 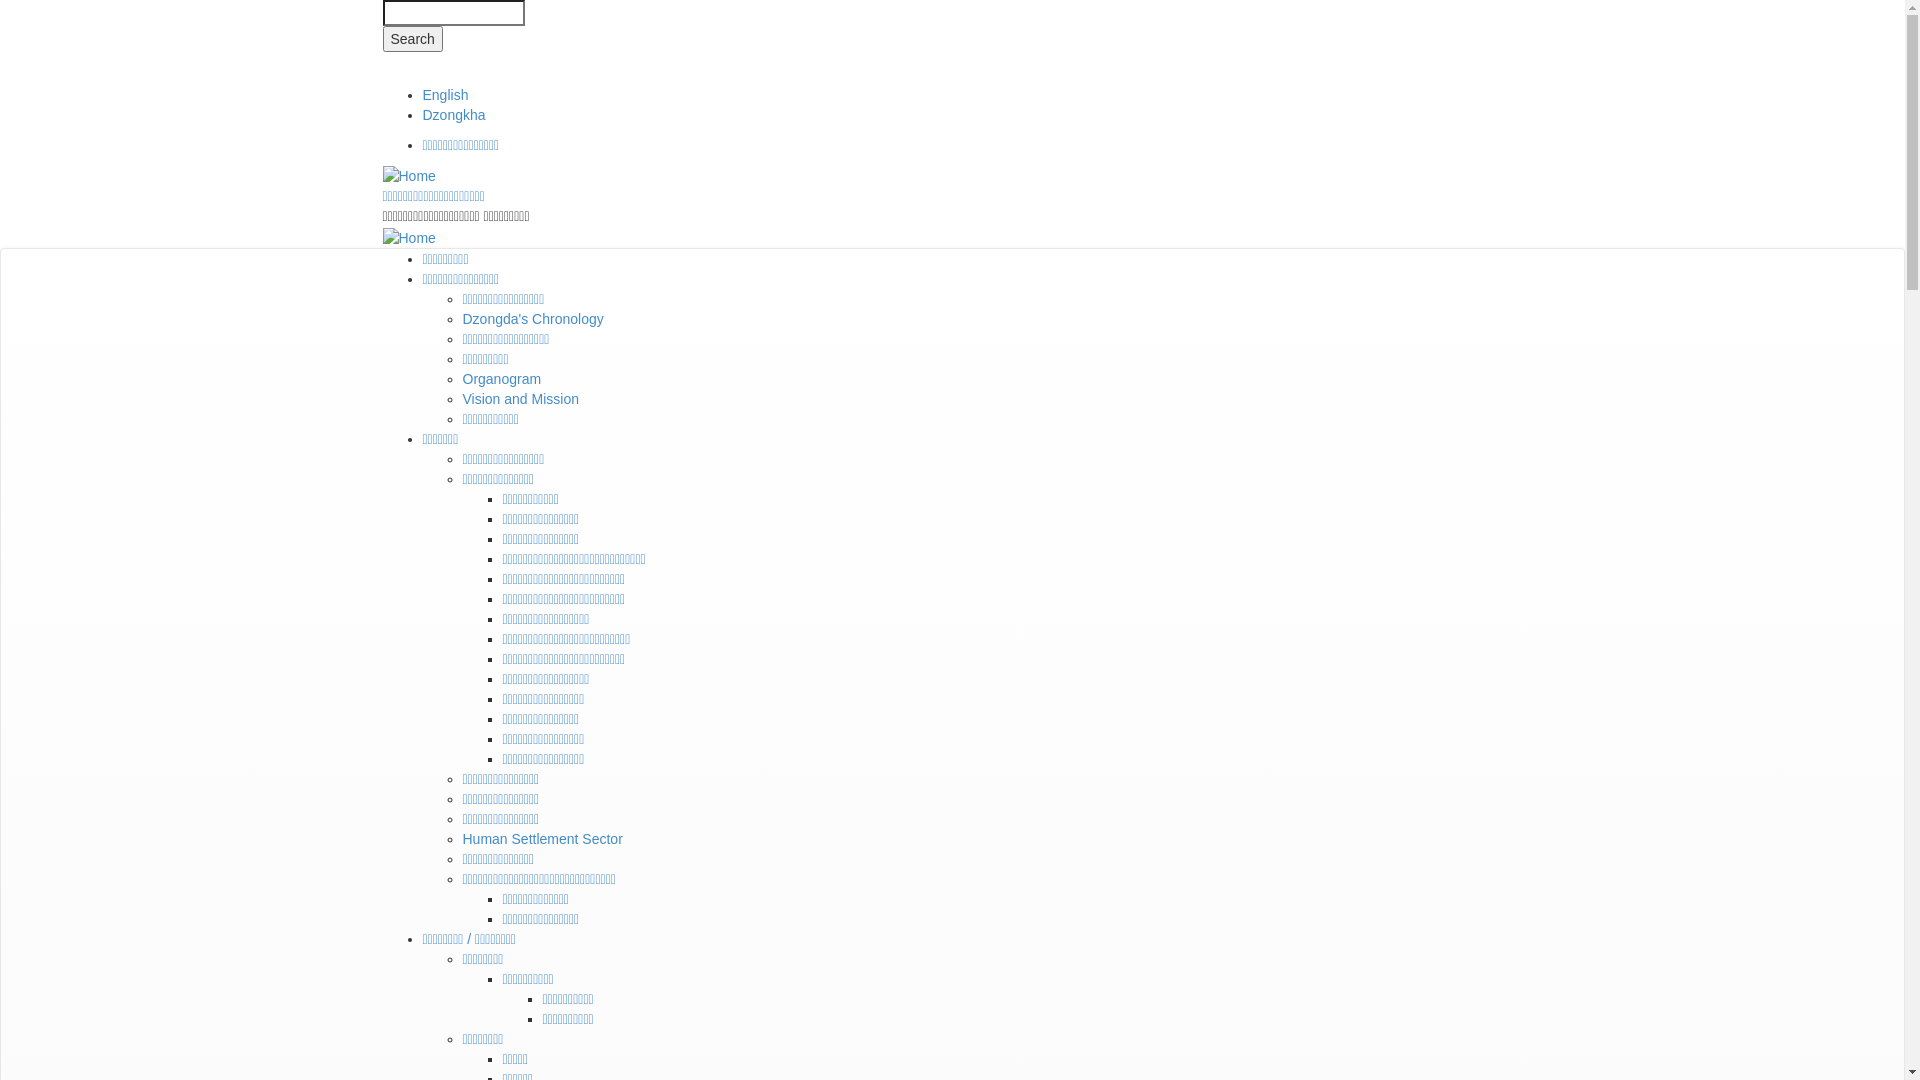 I want to click on 'English', so click(x=444, y=95).